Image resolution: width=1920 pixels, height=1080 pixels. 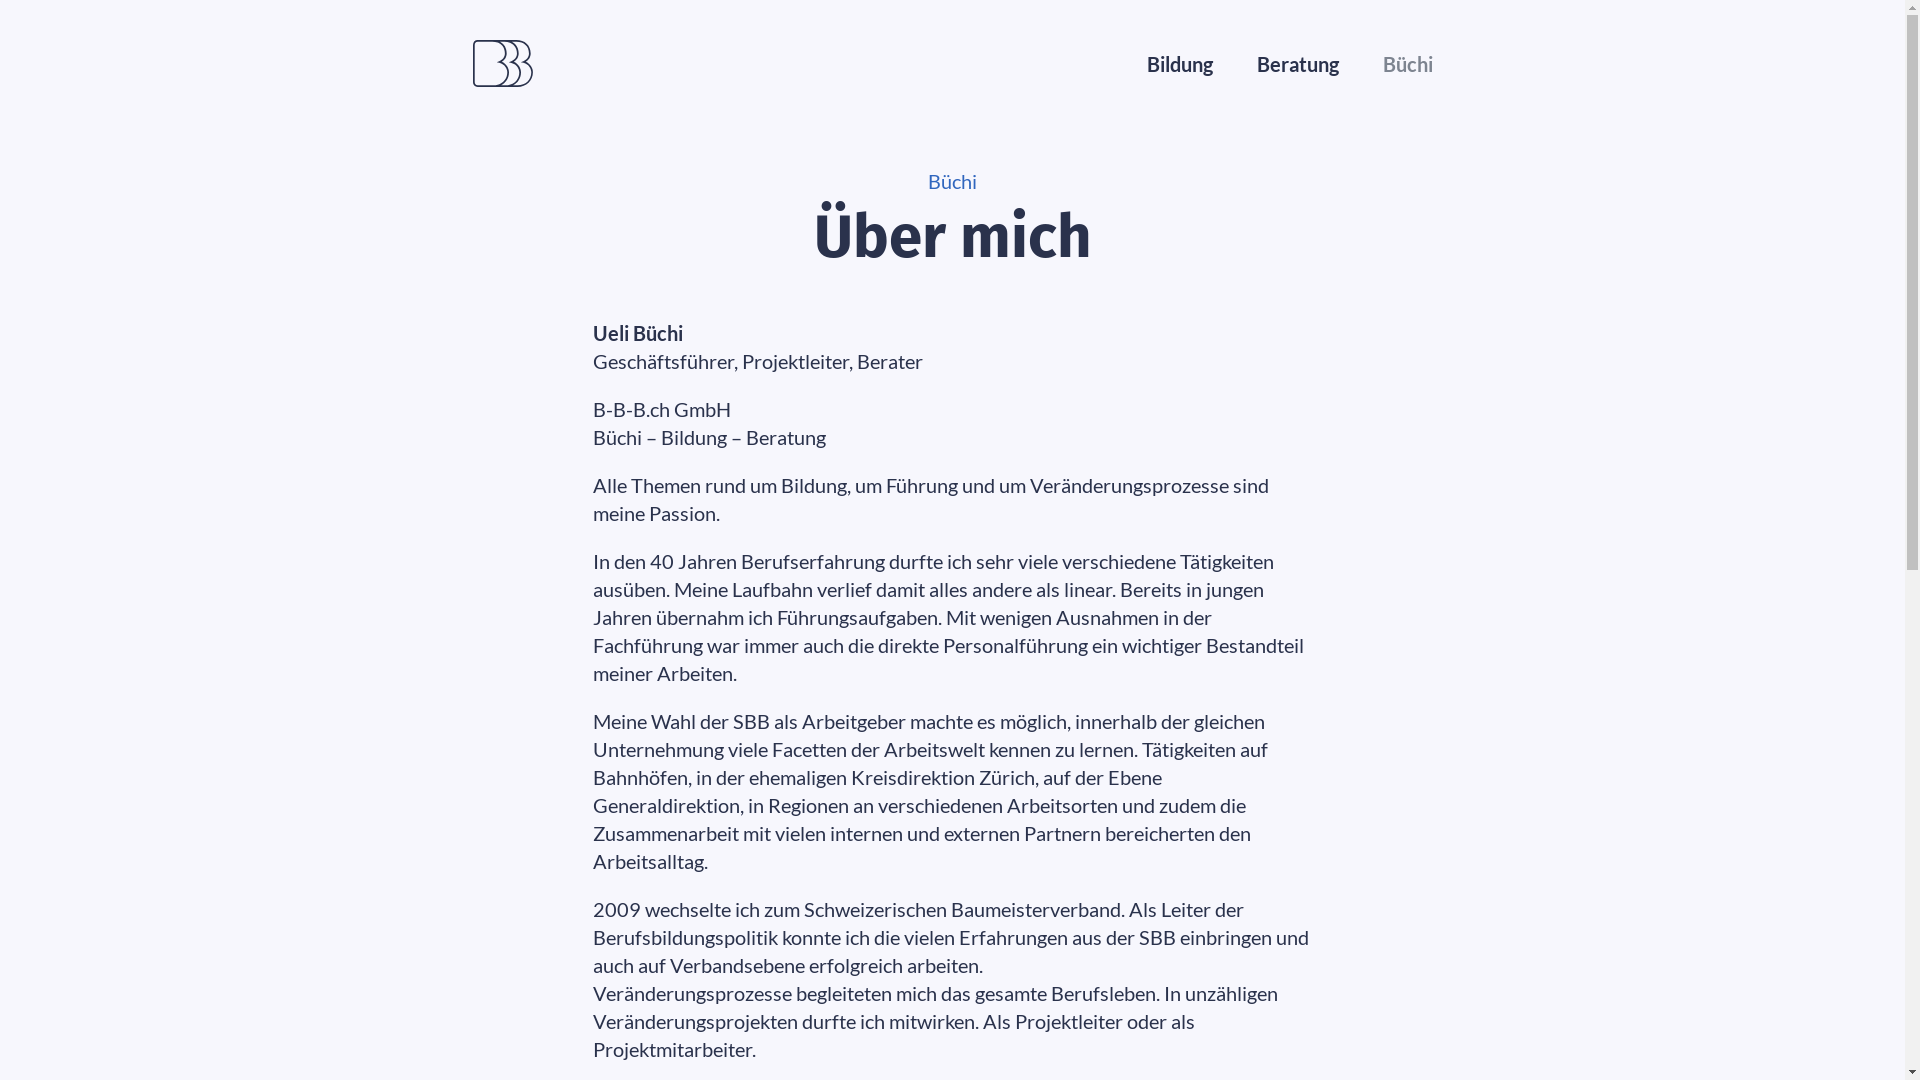 What do you see at coordinates (1179, 63) in the screenshot?
I see `'Bildung'` at bounding box center [1179, 63].